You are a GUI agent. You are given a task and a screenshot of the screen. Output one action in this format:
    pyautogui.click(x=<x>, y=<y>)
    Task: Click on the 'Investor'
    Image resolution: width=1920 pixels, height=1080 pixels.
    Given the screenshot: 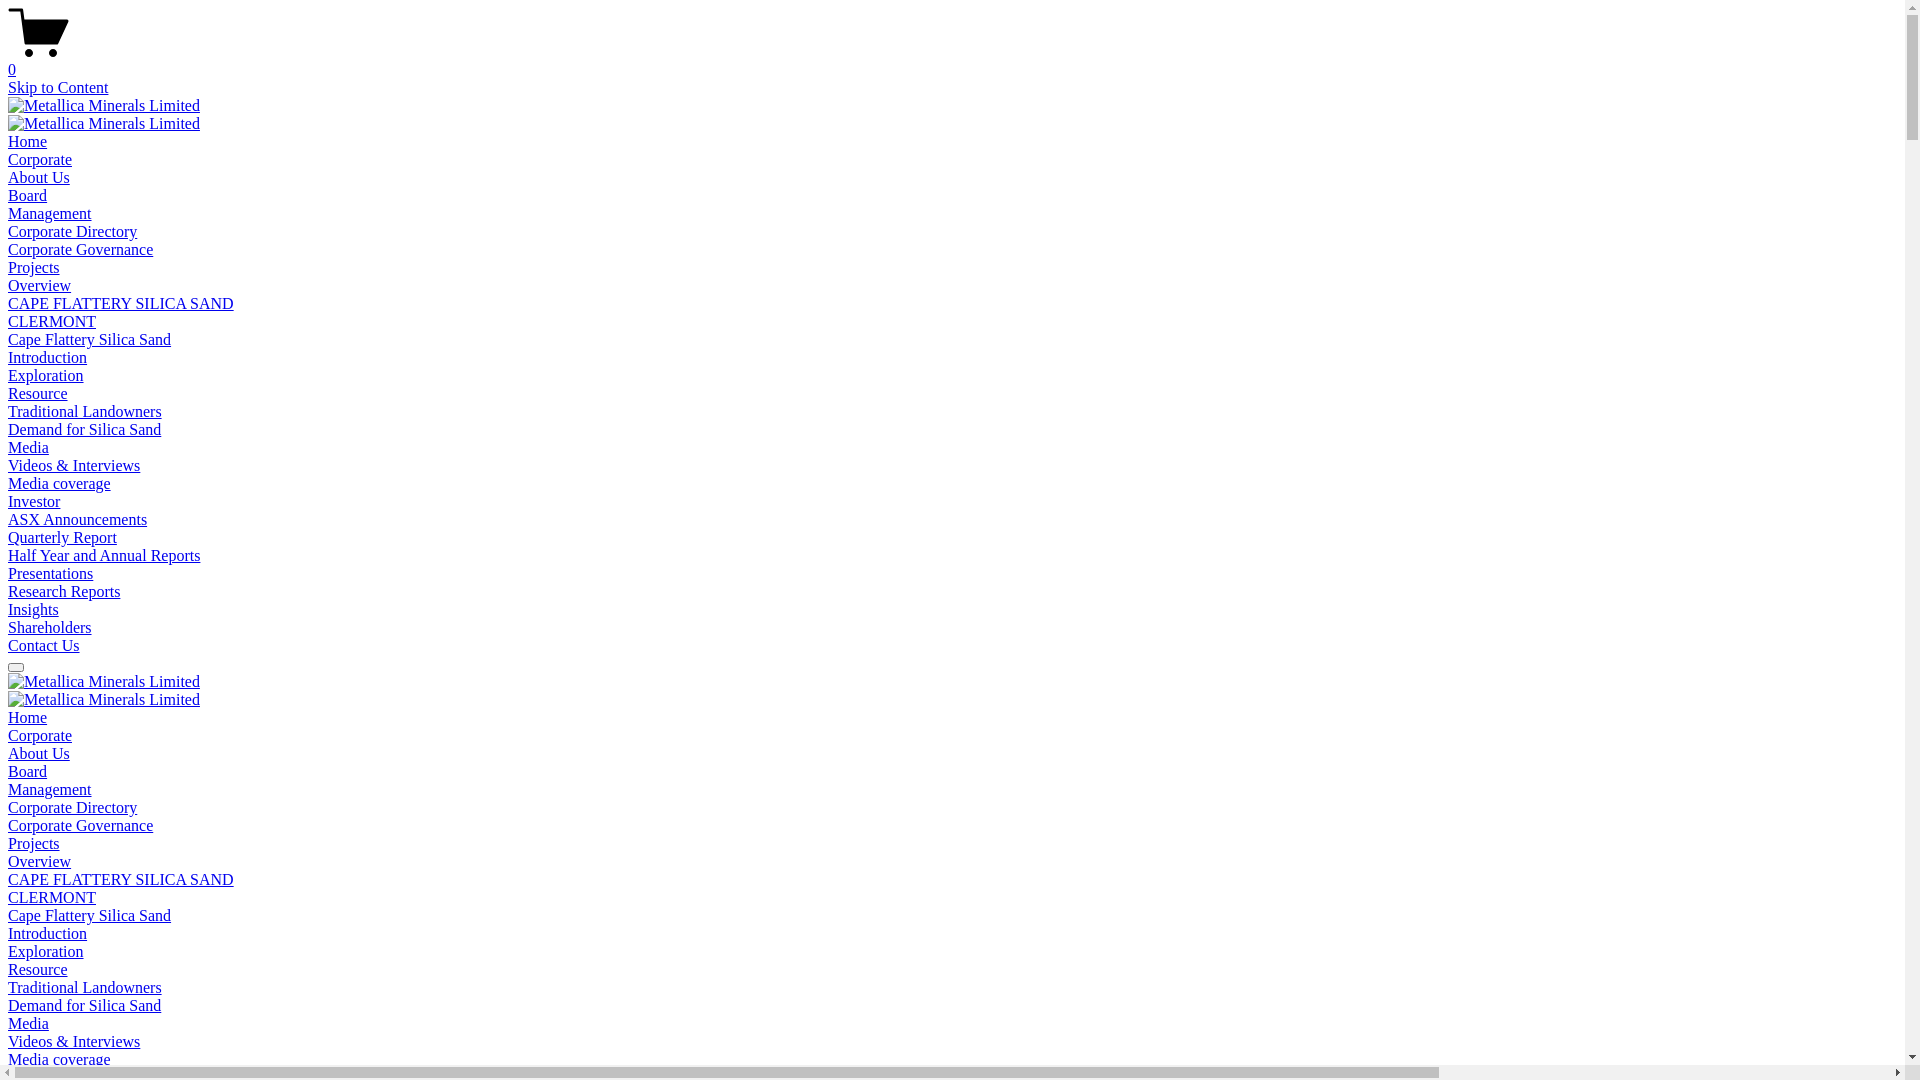 What is the action you would take?
    pyautogui.click(x=33, y=500)
    